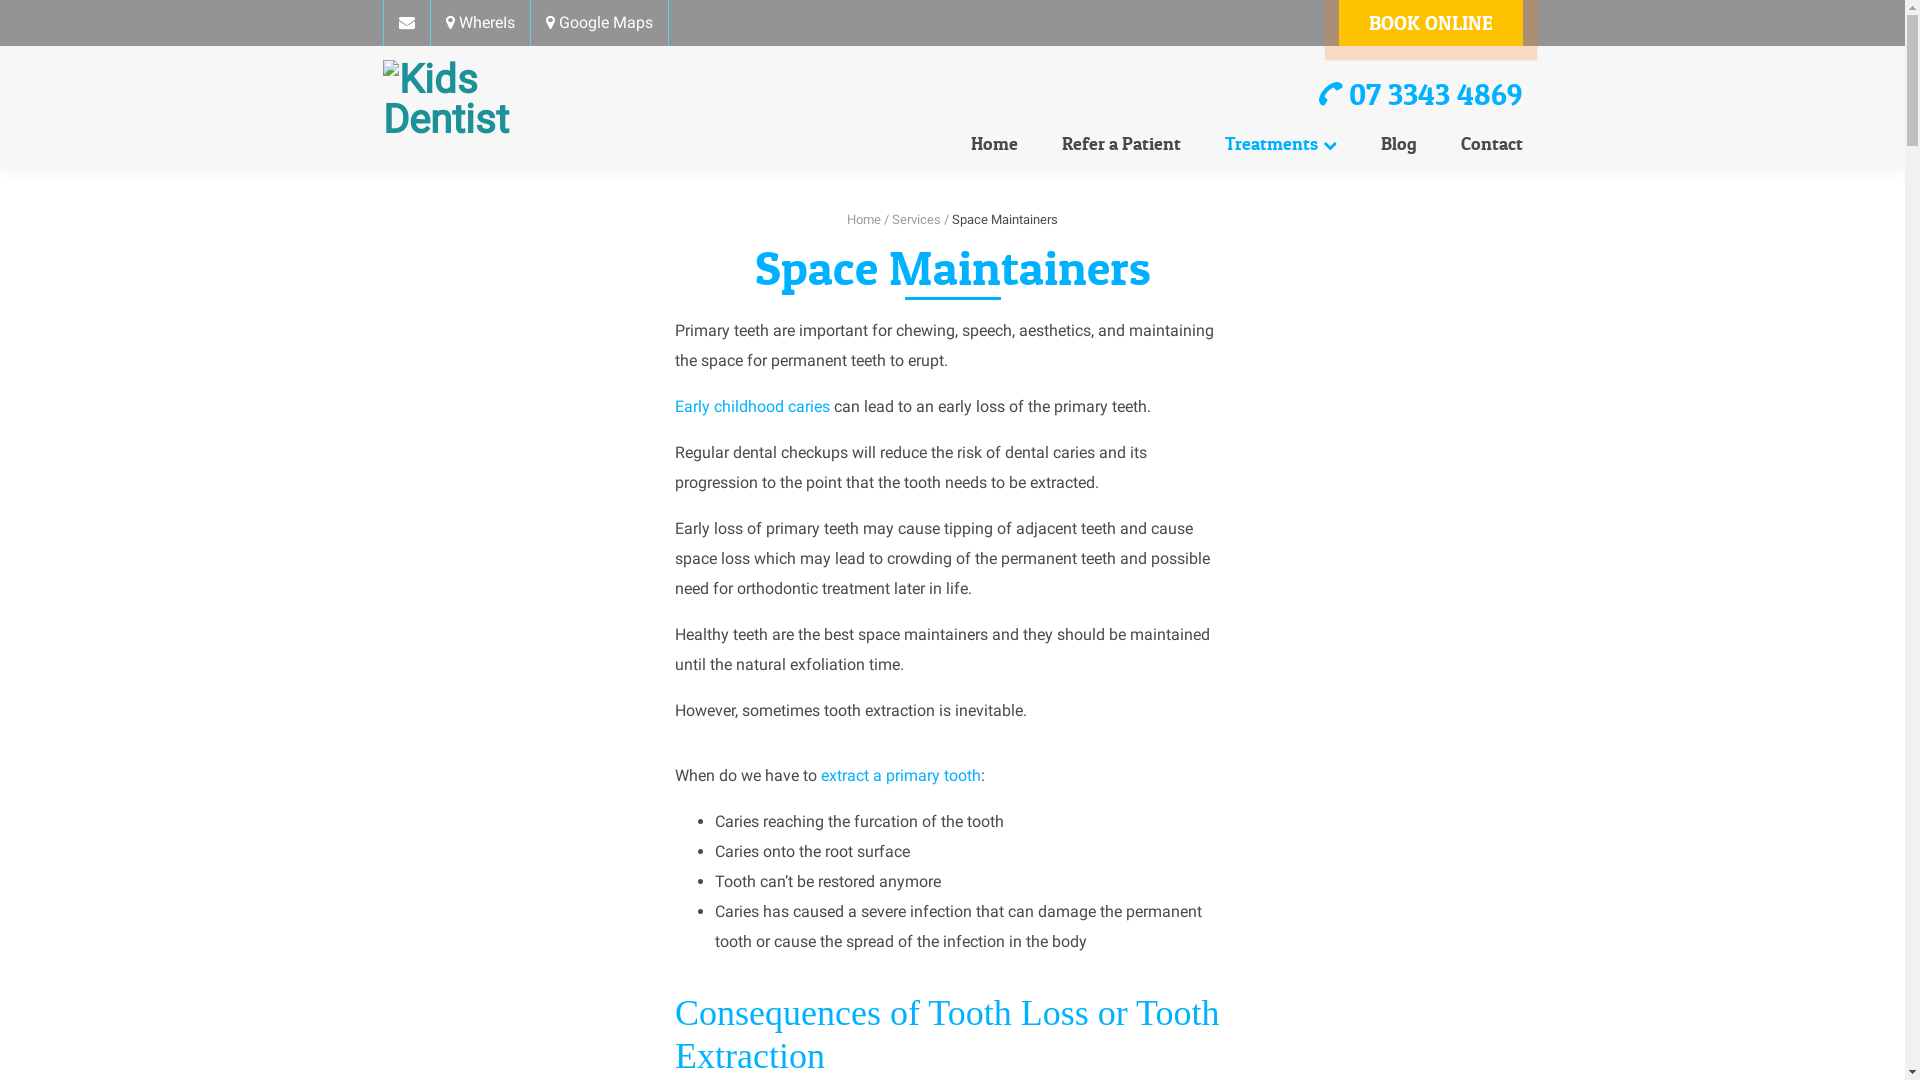 The height and width of the screenshot is (1080, 1920). What do you see at coordinates (478, 23) in the screenshot?
I see `'WhereIs'` at bounding box center [478, 23].